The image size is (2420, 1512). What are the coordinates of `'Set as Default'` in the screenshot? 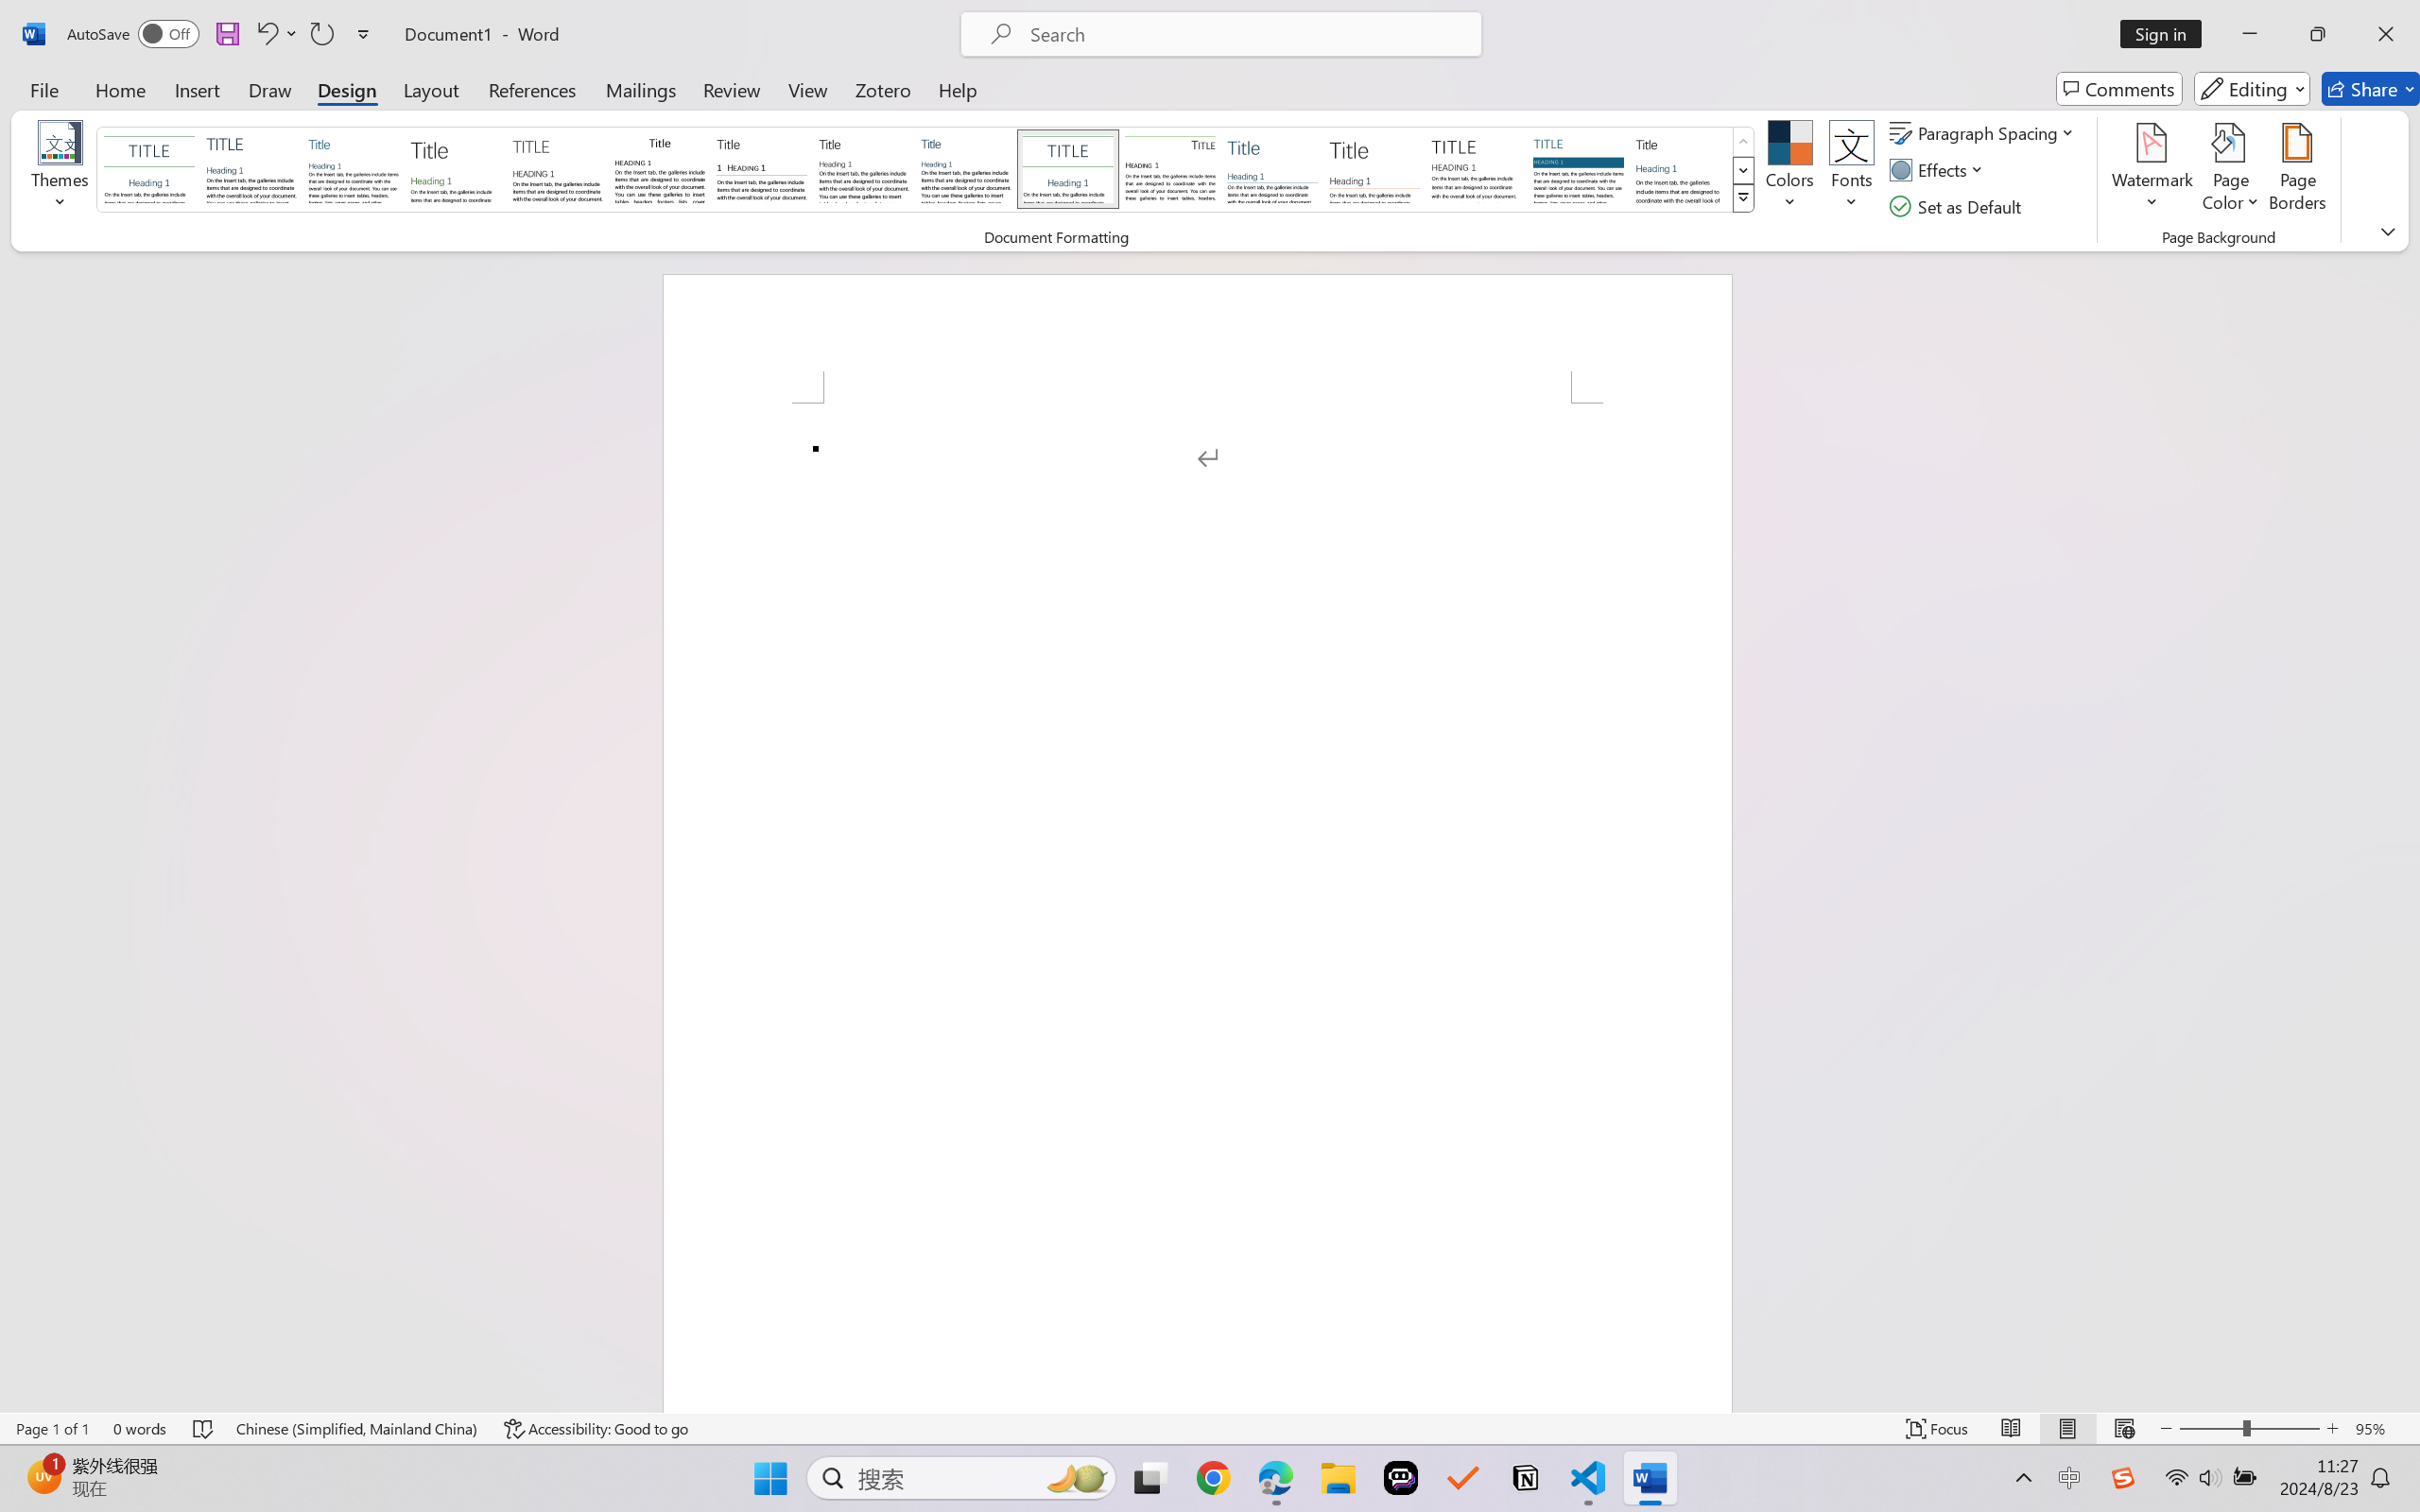 It's located at (1959, 207).